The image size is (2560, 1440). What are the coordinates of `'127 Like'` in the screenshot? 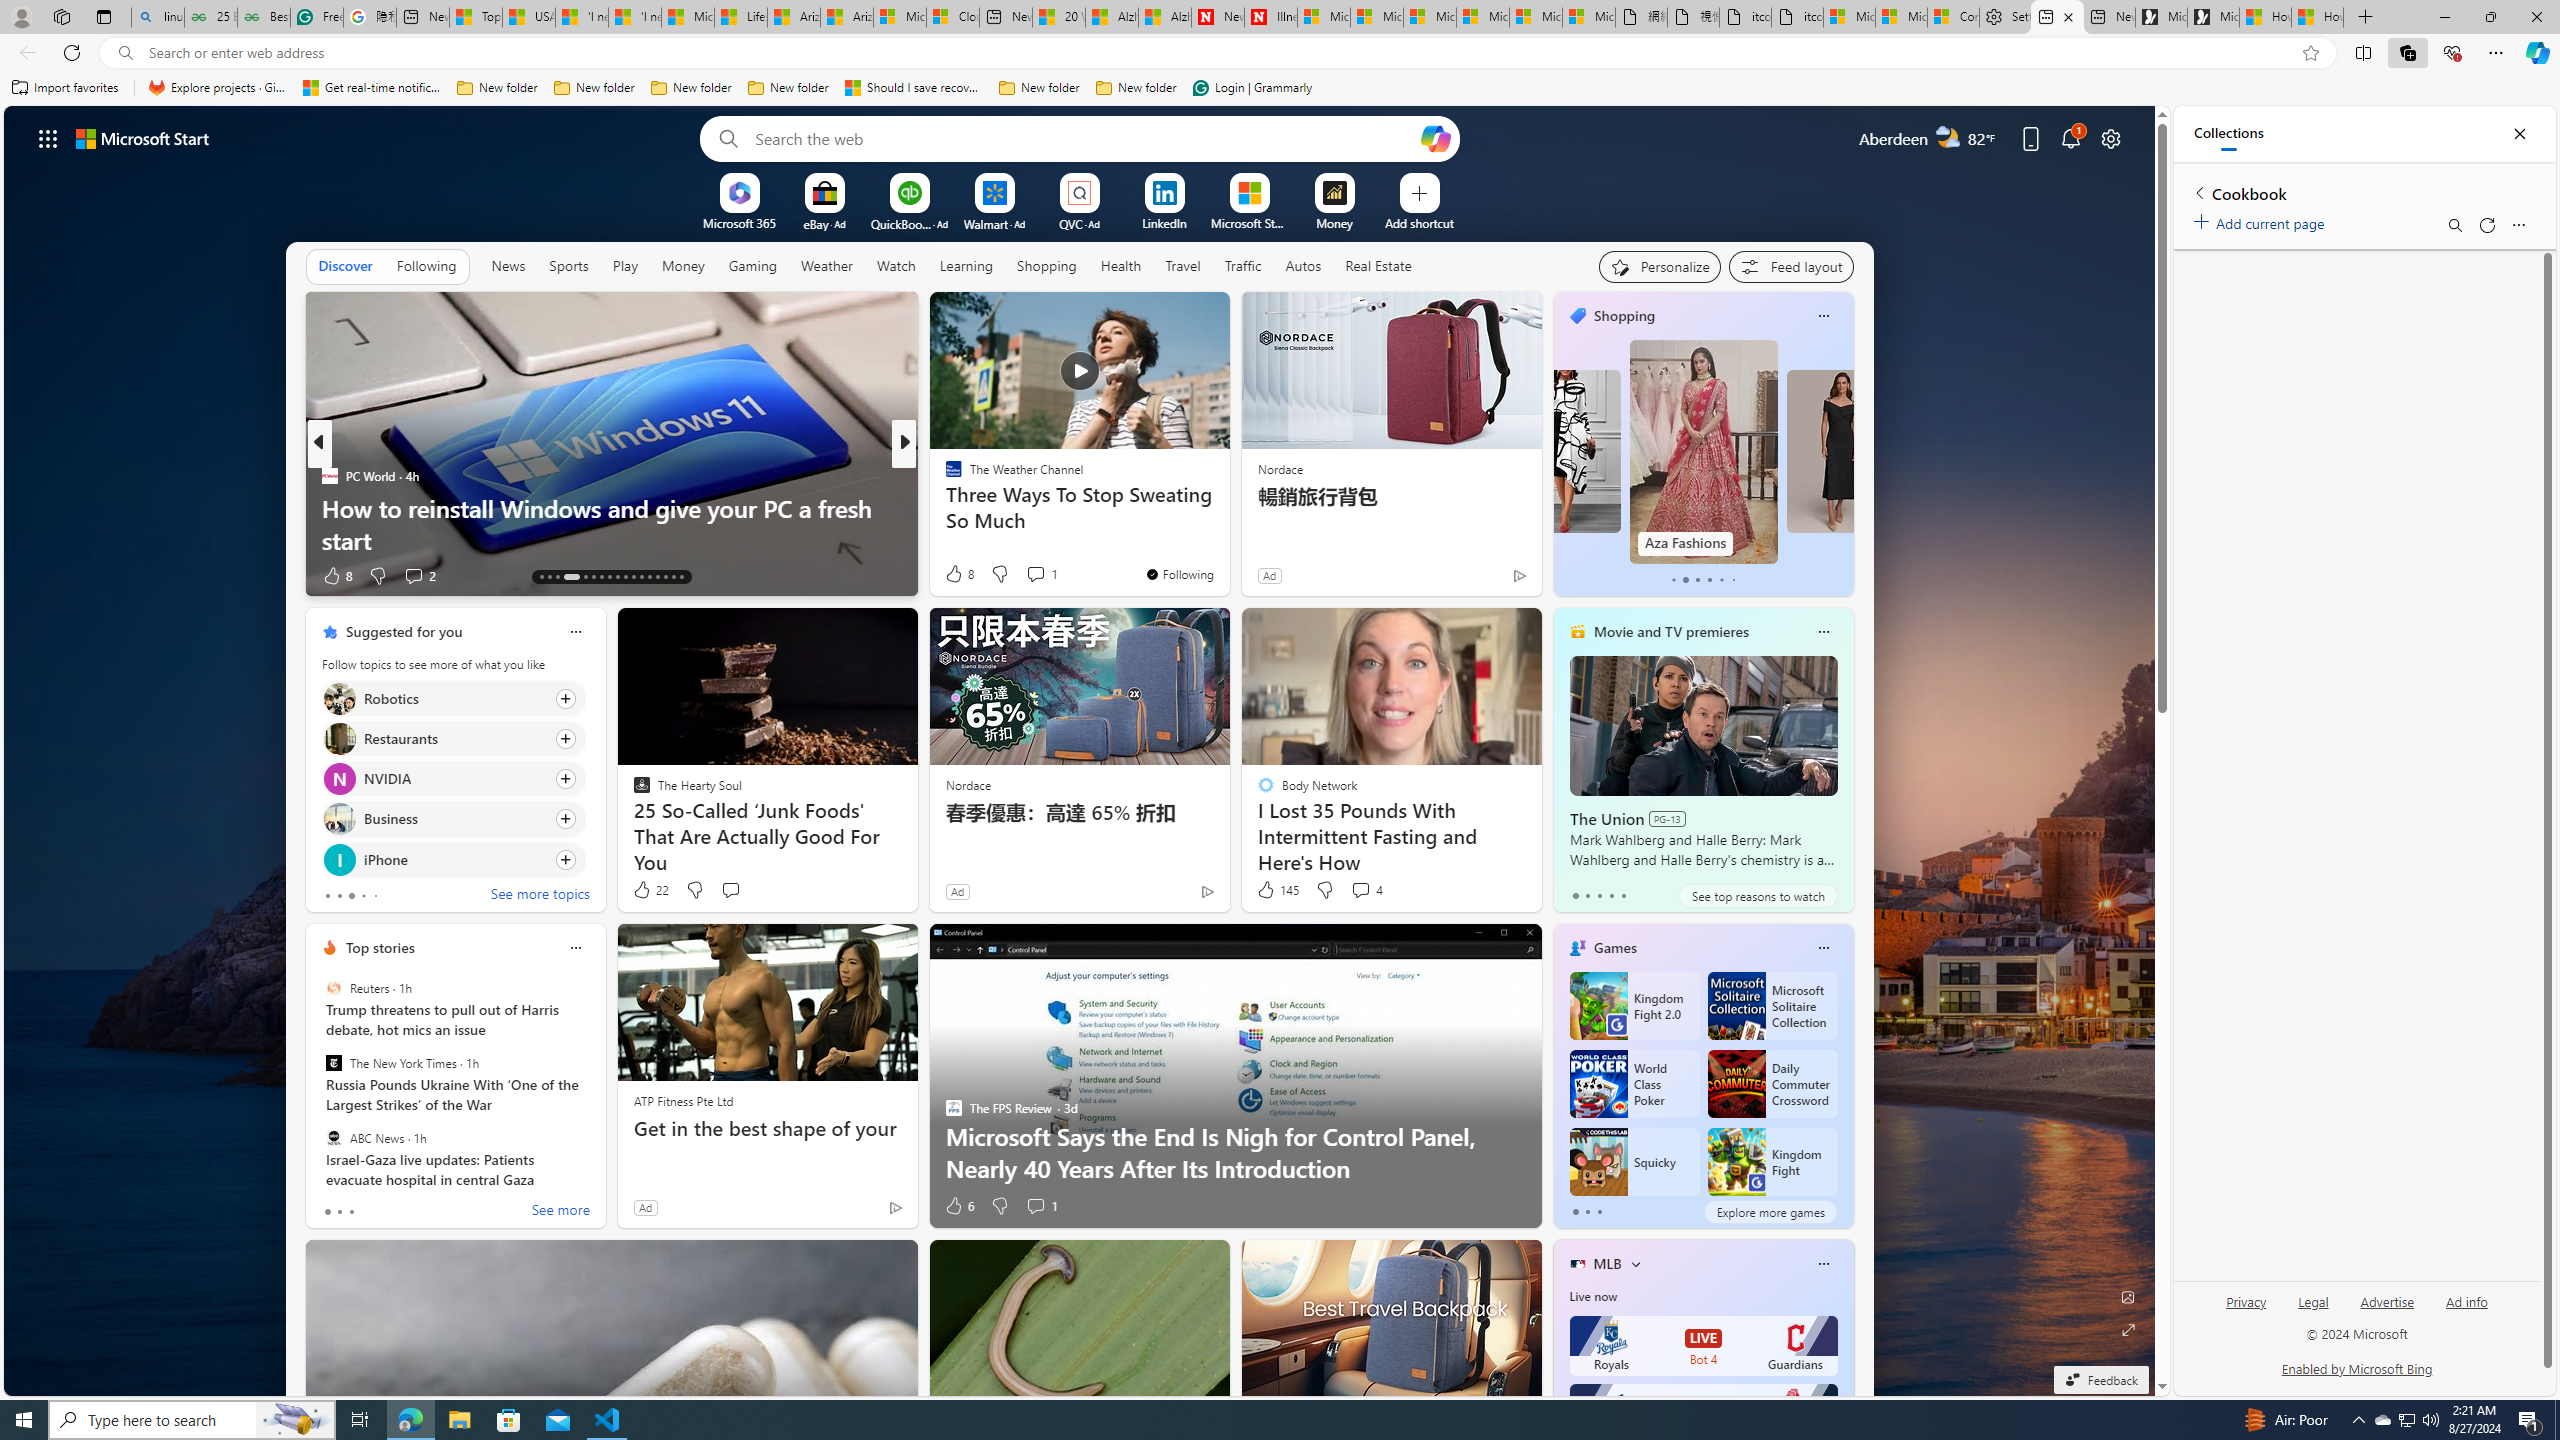 It's located at (957, 575).